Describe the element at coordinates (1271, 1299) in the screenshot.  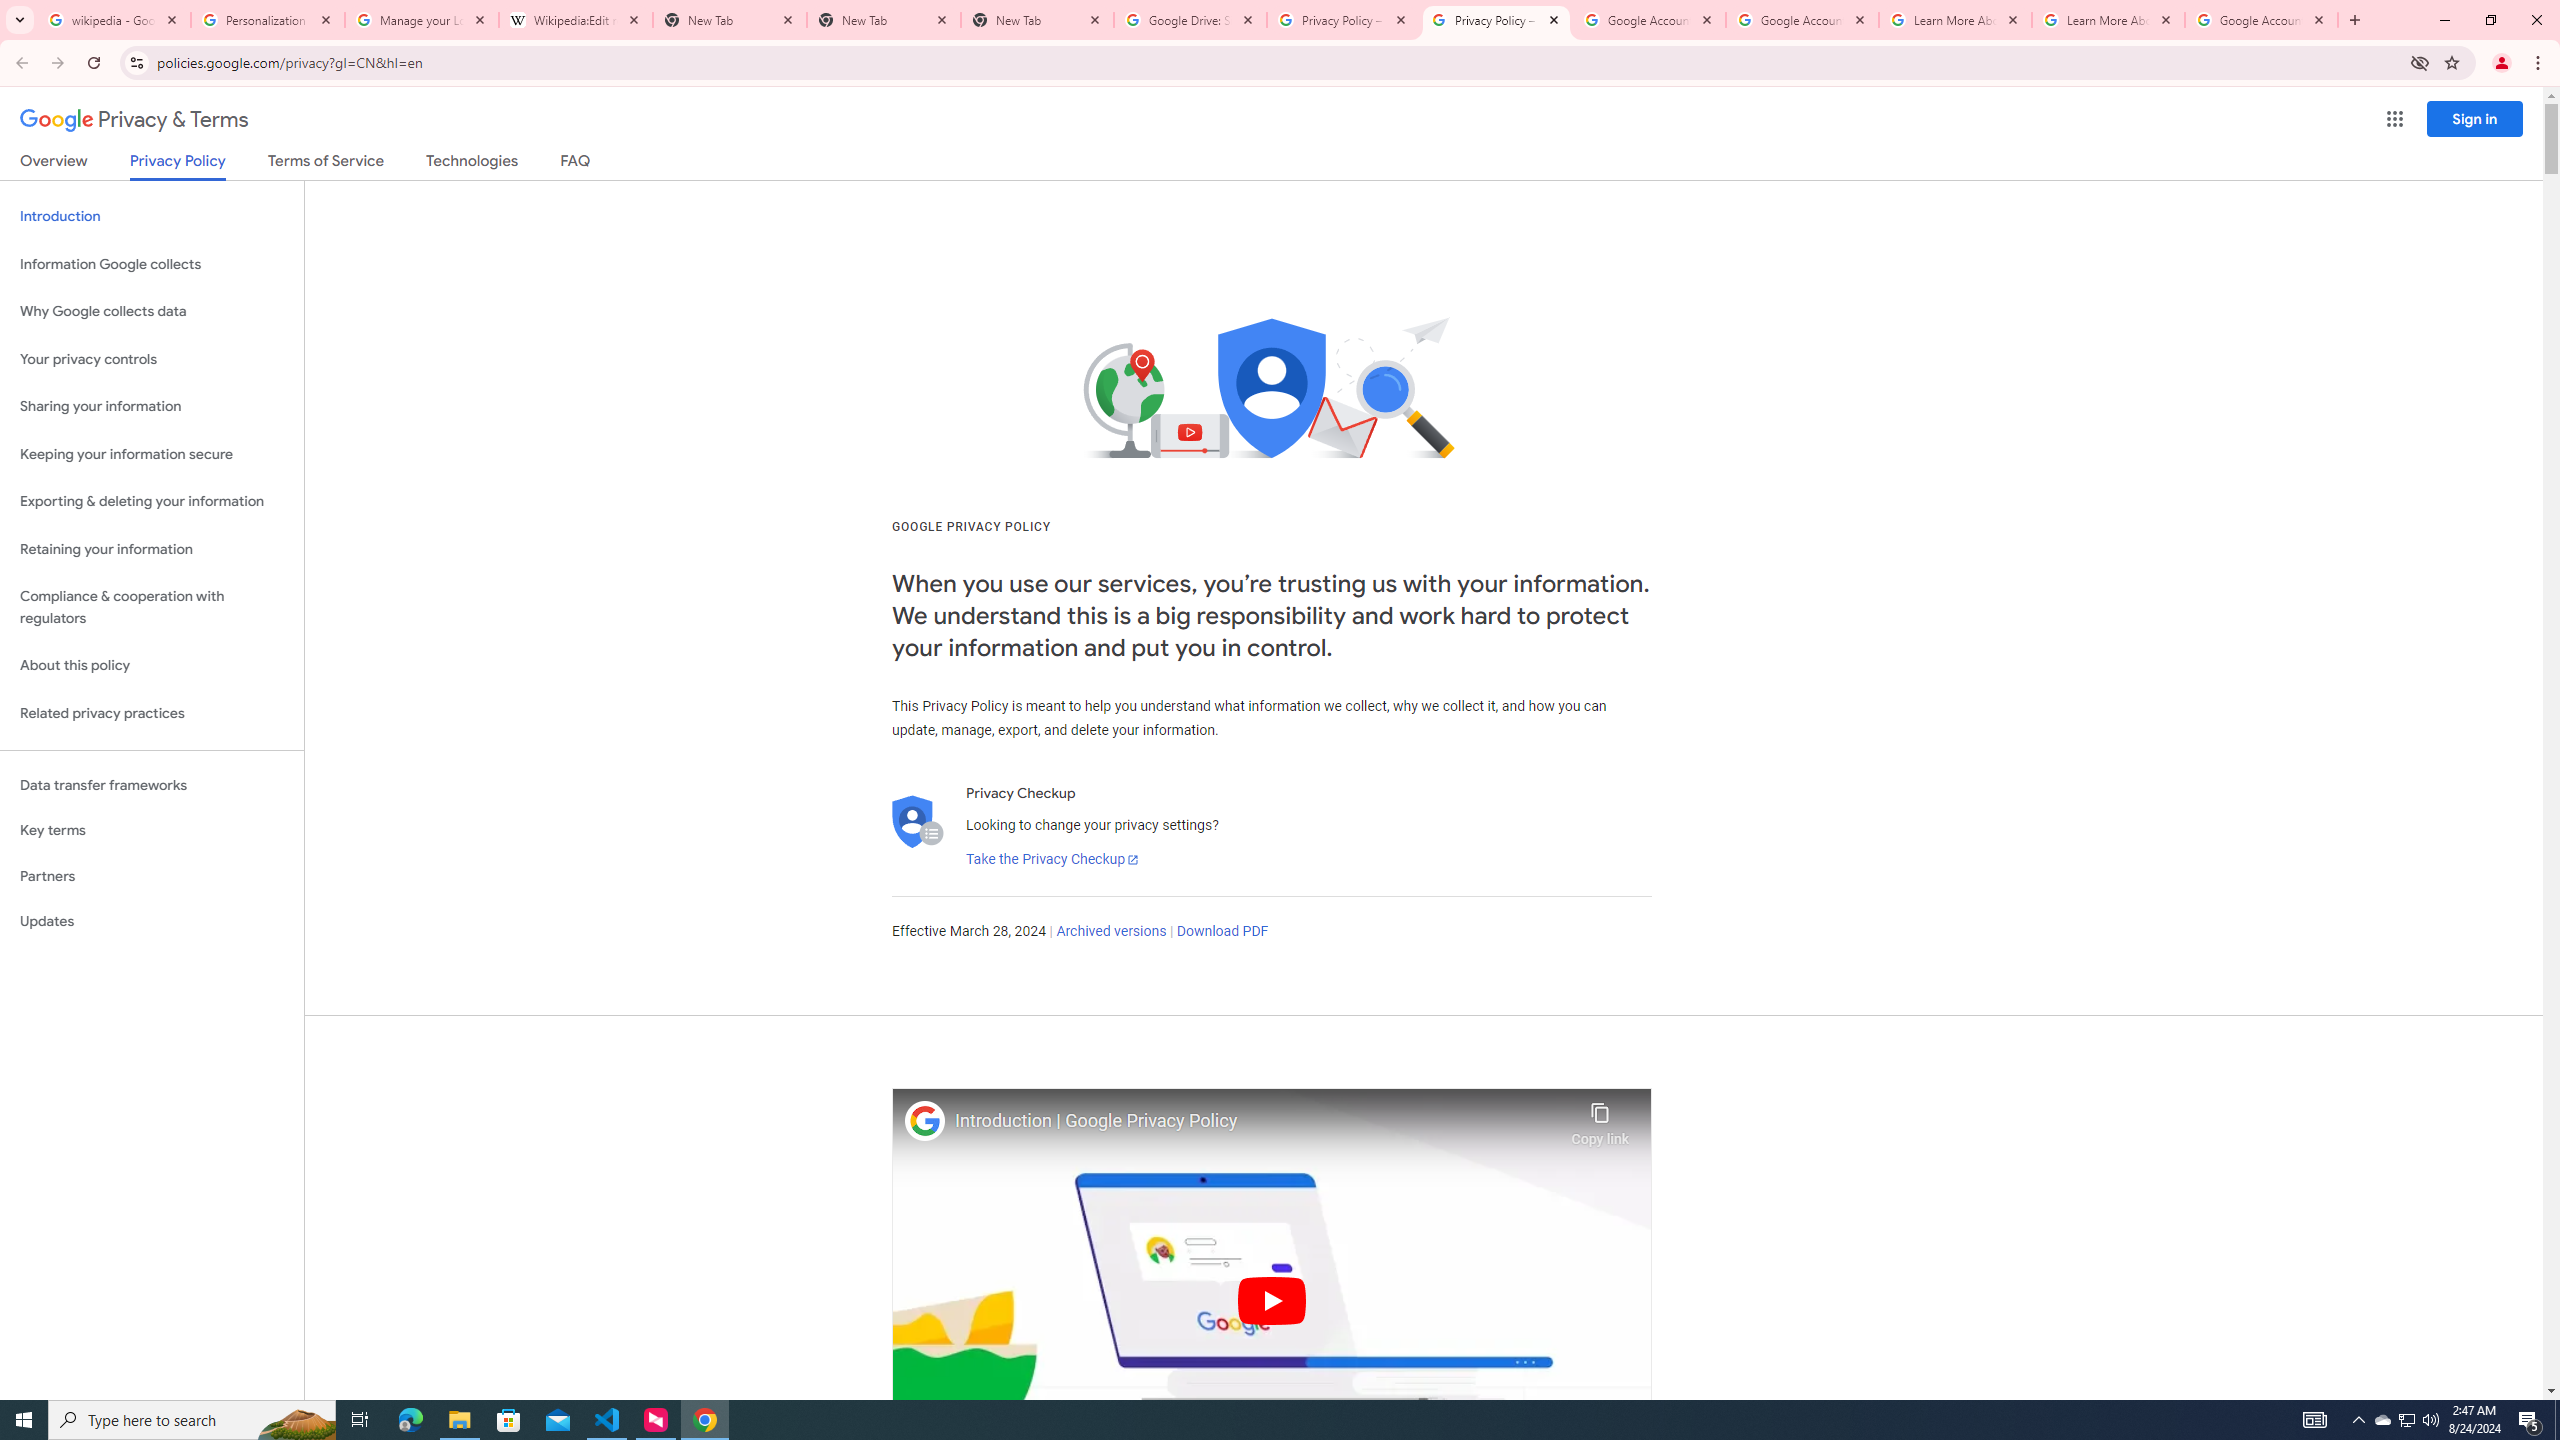
I see `'Play'` at that location.